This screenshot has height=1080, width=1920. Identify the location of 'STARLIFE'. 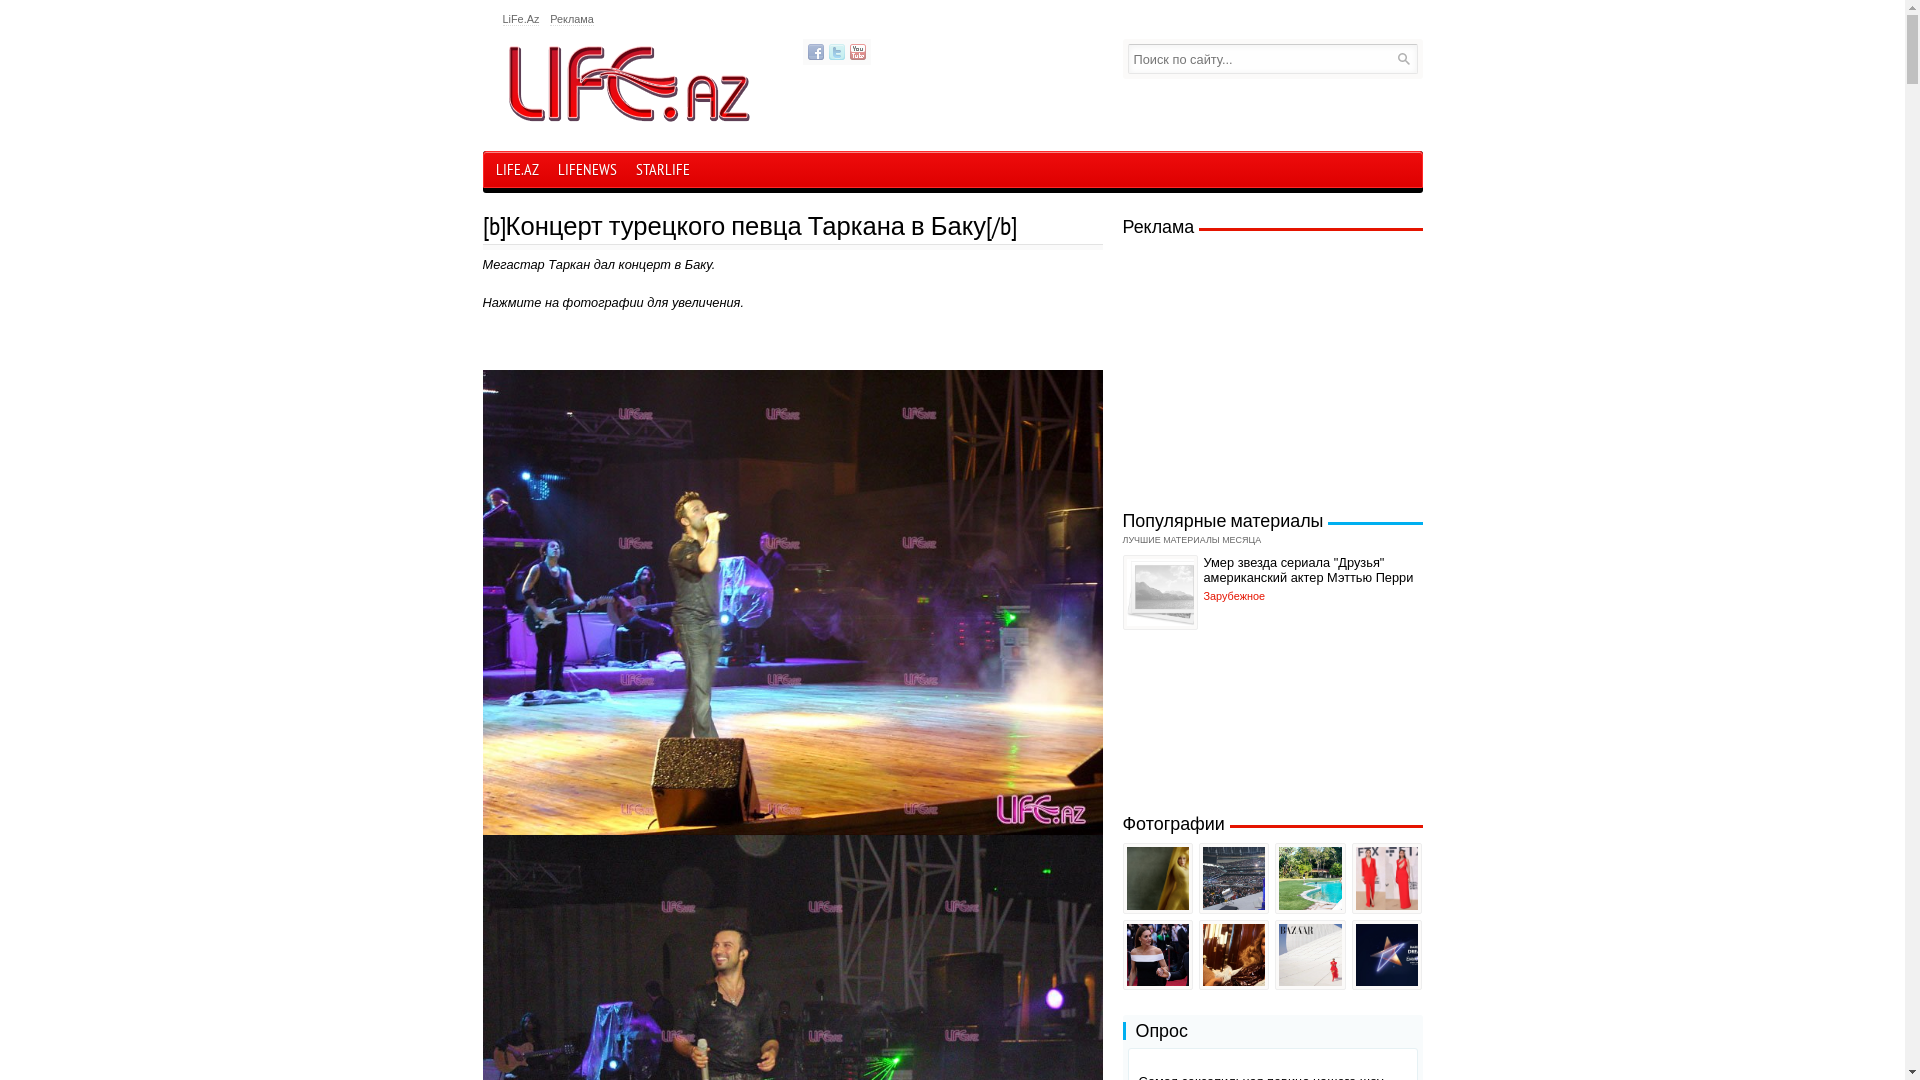
(662, 171).